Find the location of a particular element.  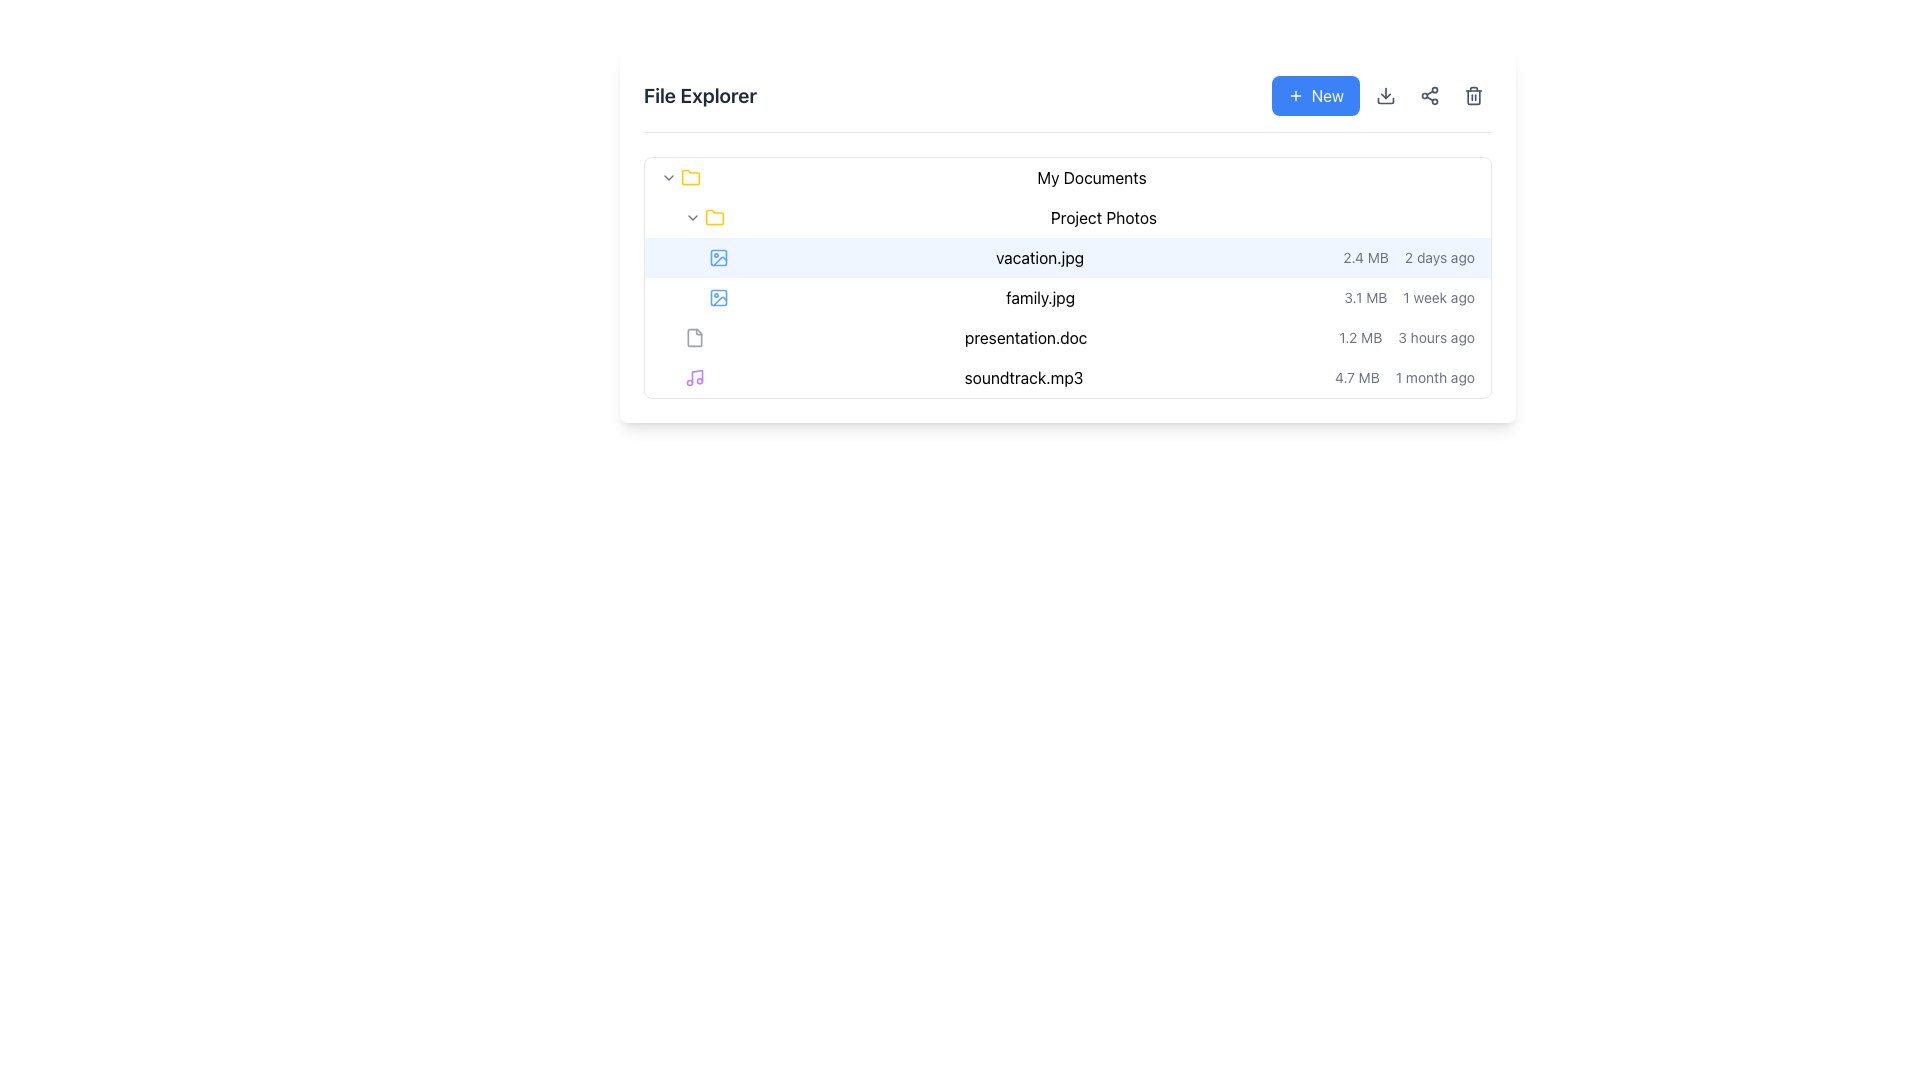

the folder icon representing the 'Project Photos' folder in the file explorer is located at coordinates (715, 216).